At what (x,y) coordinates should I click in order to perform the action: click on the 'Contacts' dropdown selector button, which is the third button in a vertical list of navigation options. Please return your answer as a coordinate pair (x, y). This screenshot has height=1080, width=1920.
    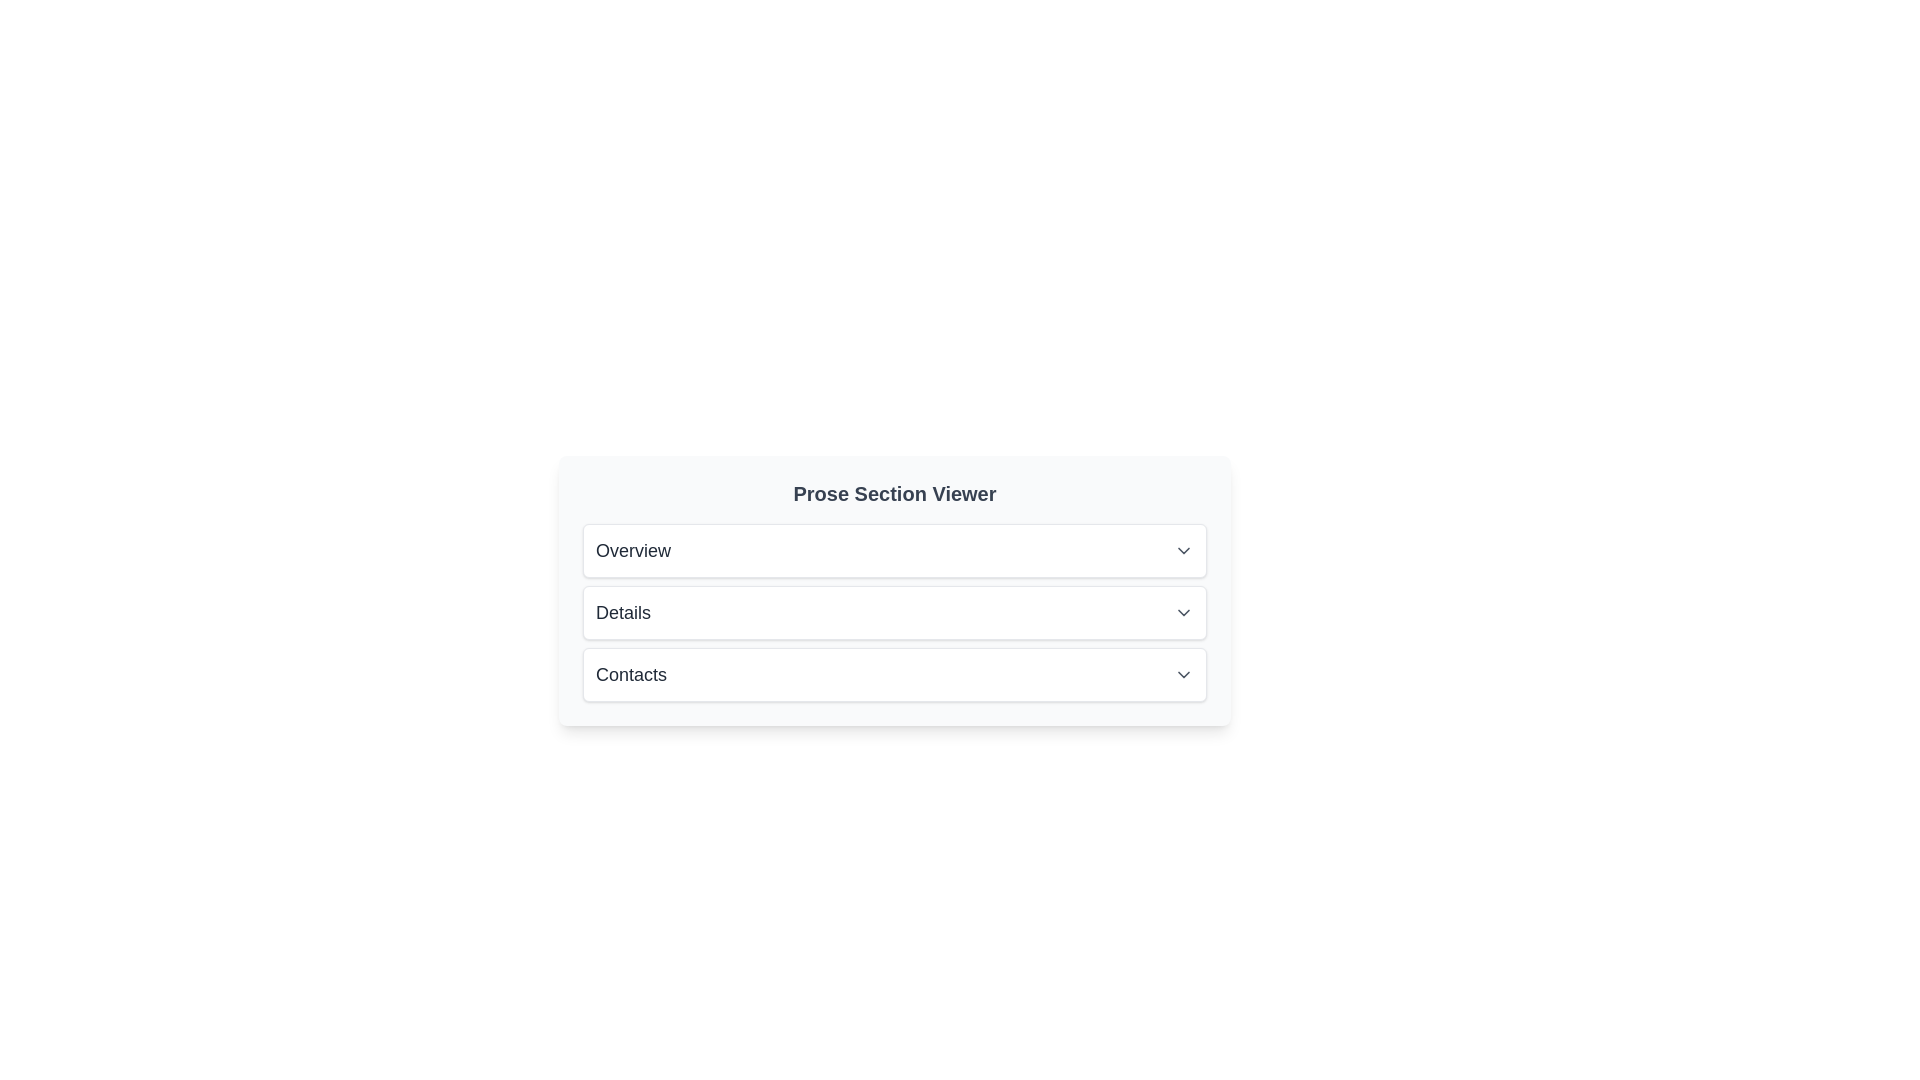
    Looking at the image, I should click on (893, 675).